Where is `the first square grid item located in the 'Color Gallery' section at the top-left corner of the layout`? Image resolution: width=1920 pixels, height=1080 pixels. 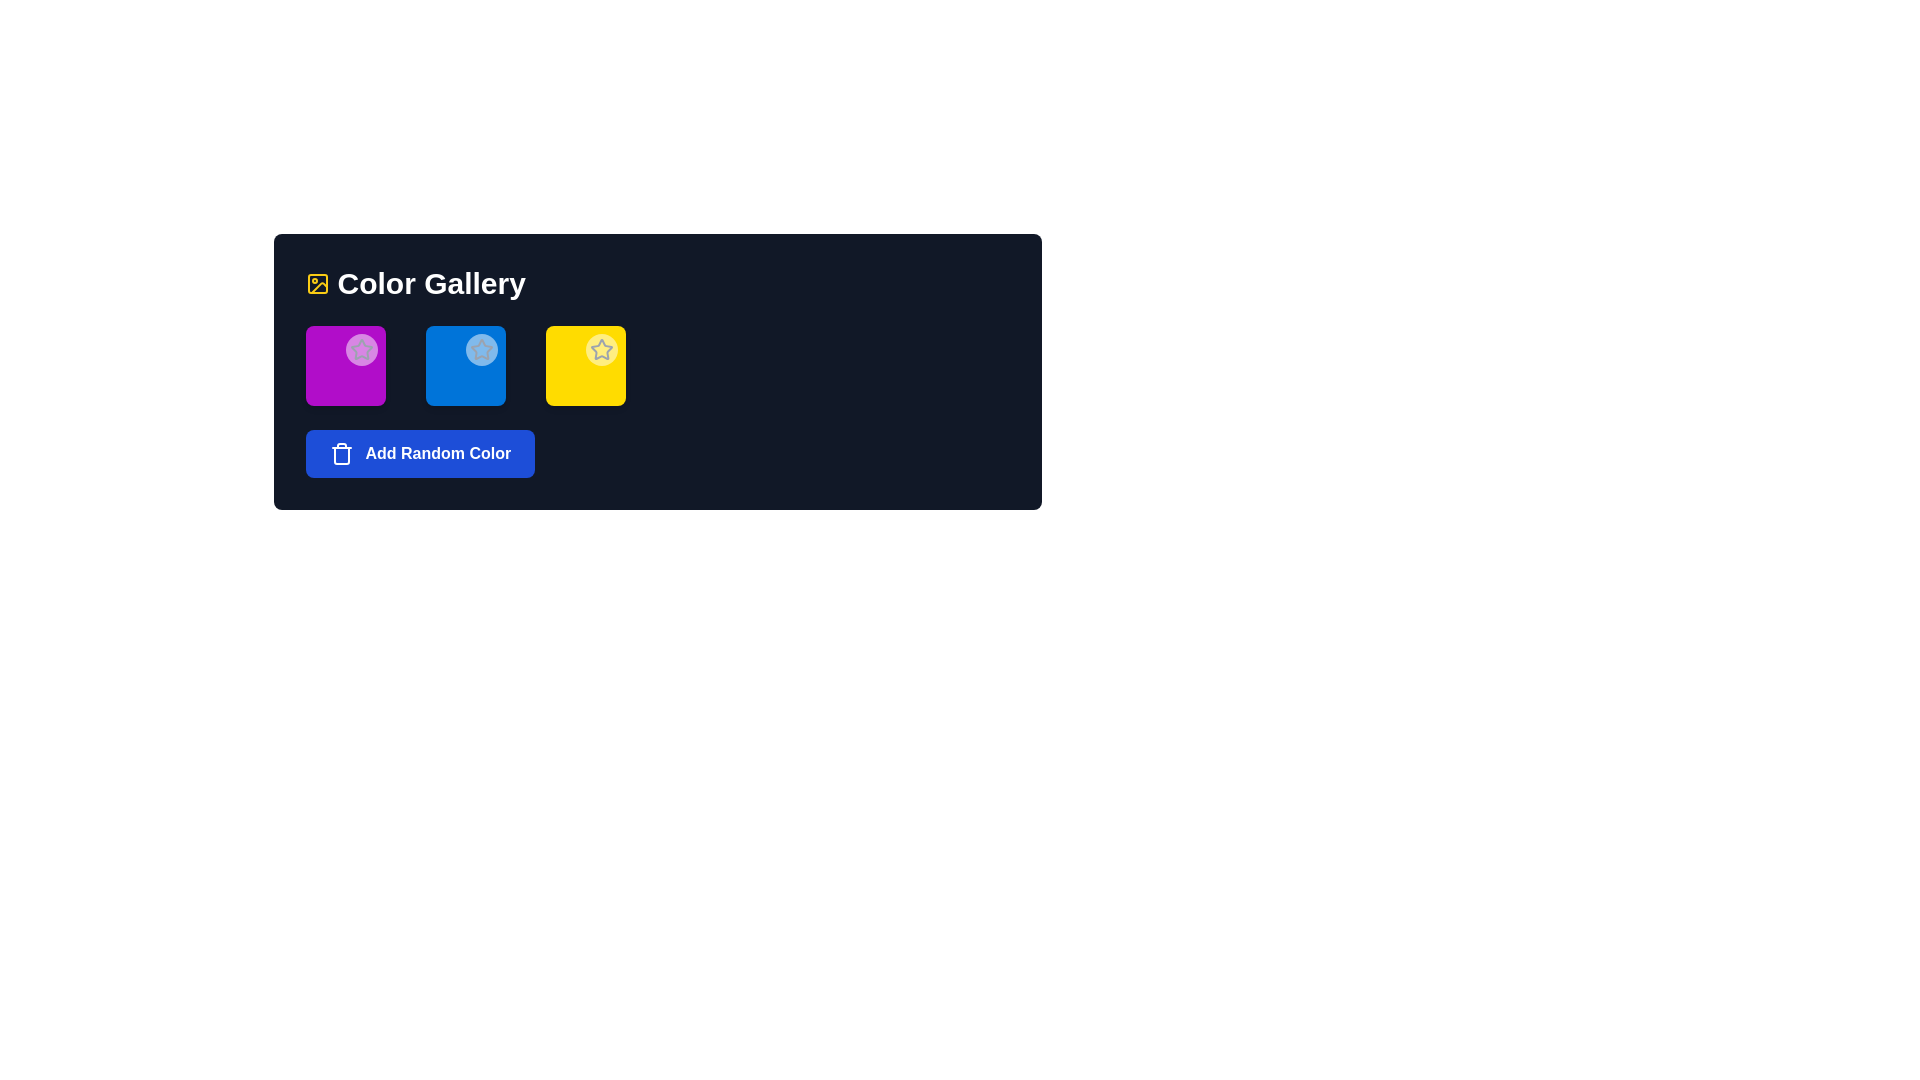
the first square grid item located in the 'Color Gallery' section at the top-left corner of the layout is located at coordinates (345, 366).